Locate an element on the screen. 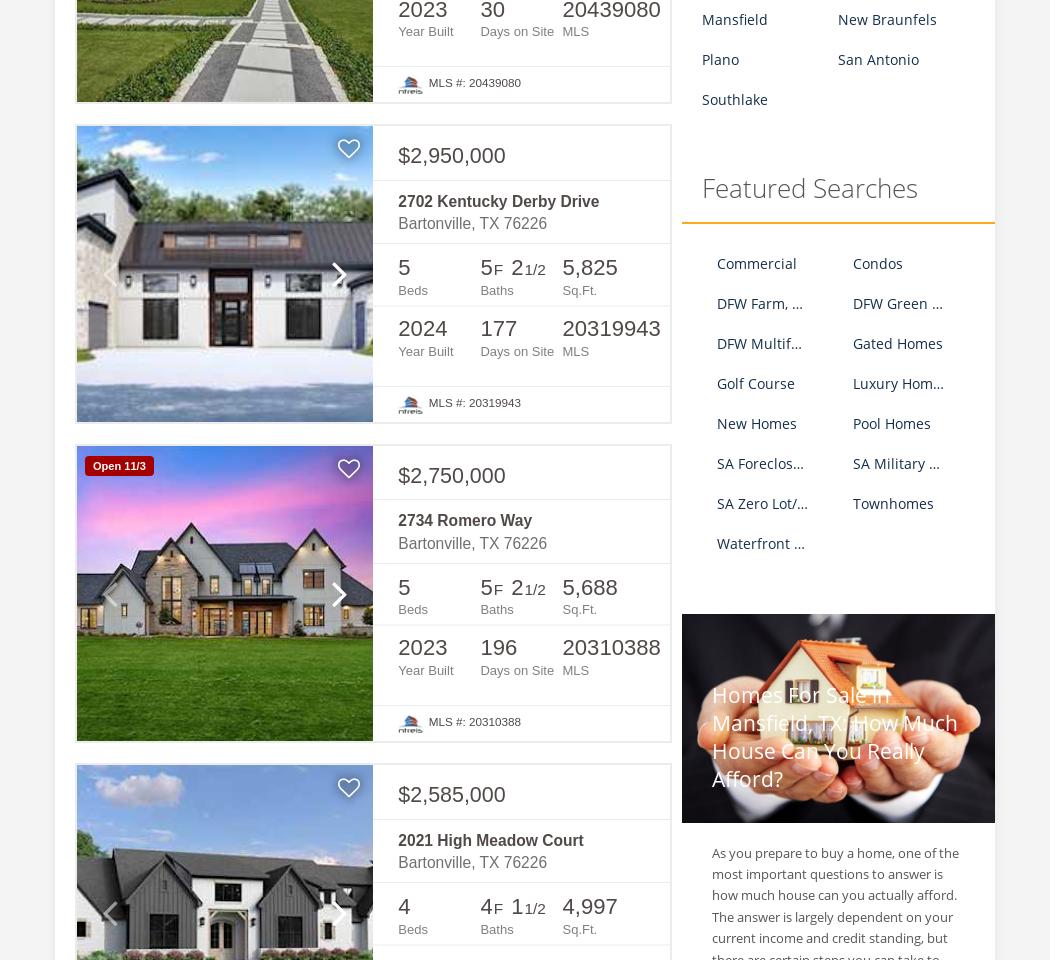 This screenshot has height=960, width=1050. 'San Antonio' is located at coordinates (877, 58).